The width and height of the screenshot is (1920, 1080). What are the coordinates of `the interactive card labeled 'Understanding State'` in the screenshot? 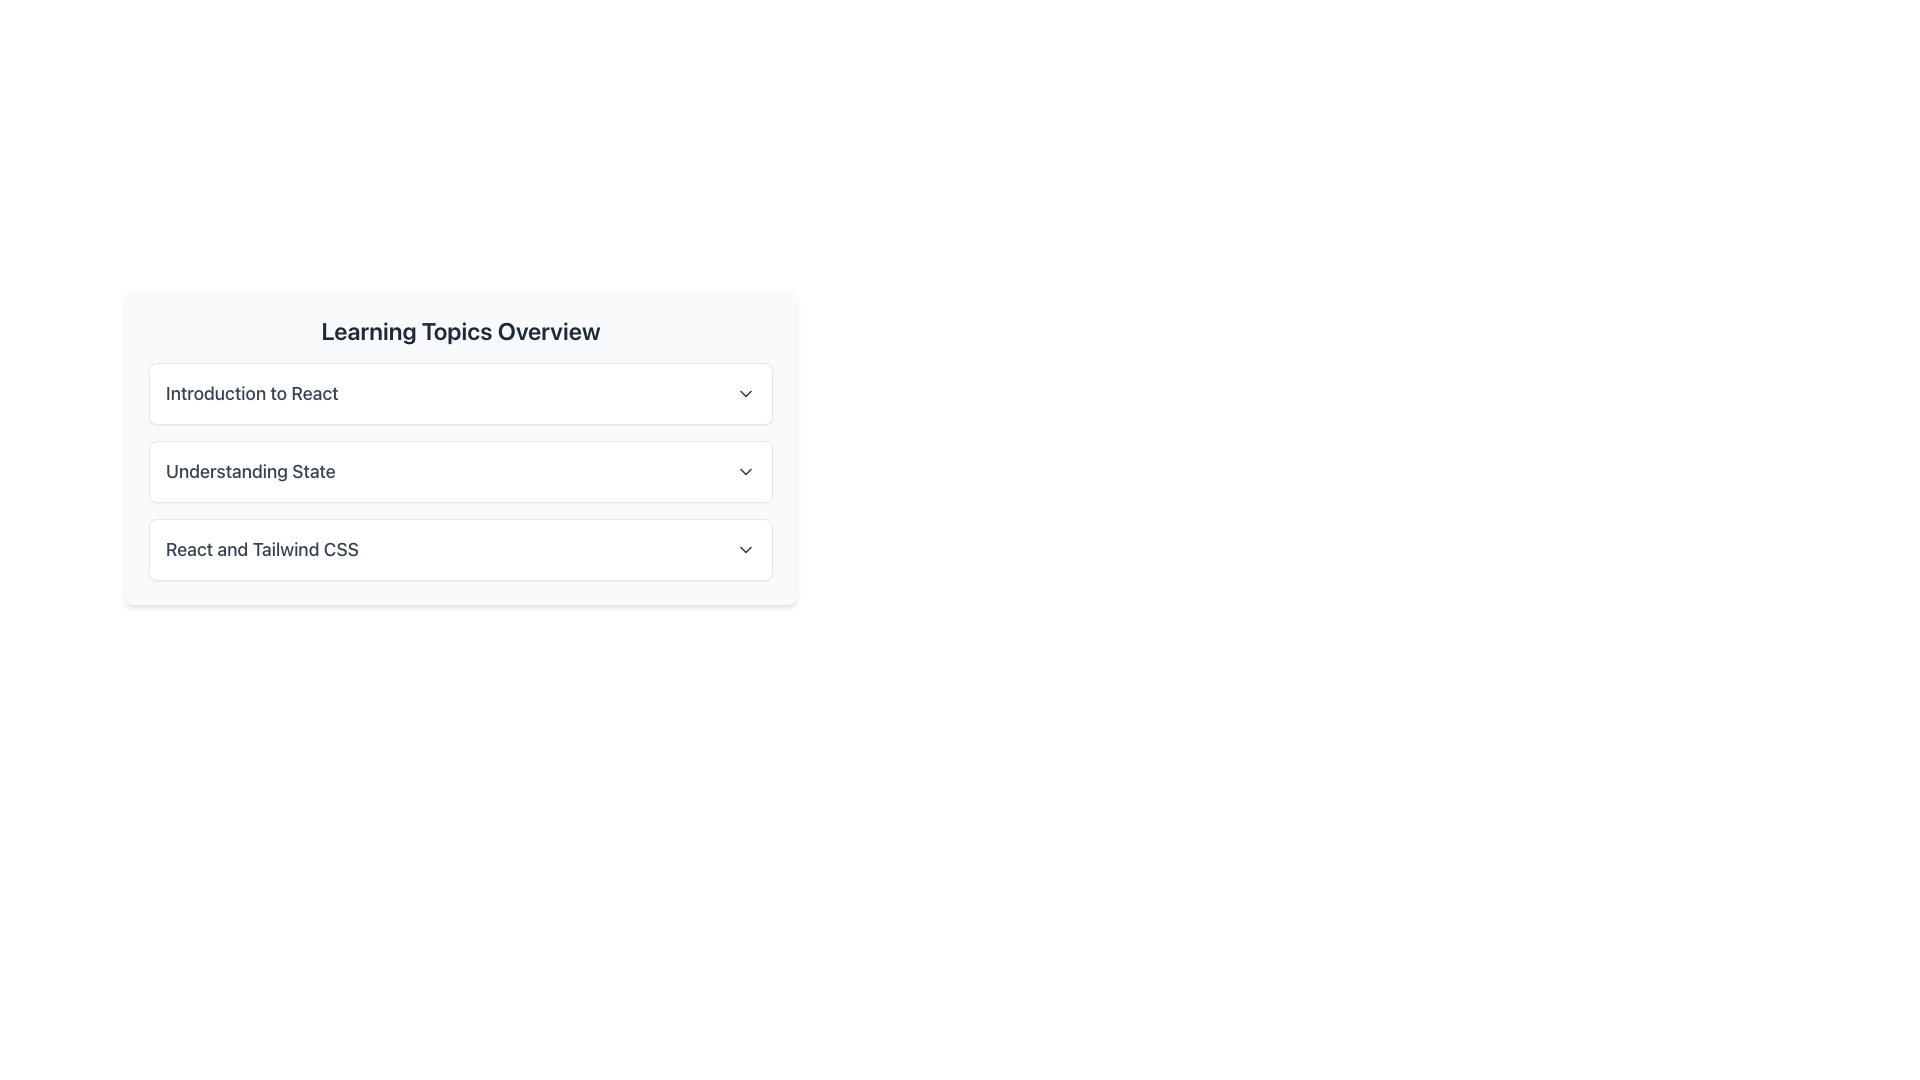 It's located at (459, 446).